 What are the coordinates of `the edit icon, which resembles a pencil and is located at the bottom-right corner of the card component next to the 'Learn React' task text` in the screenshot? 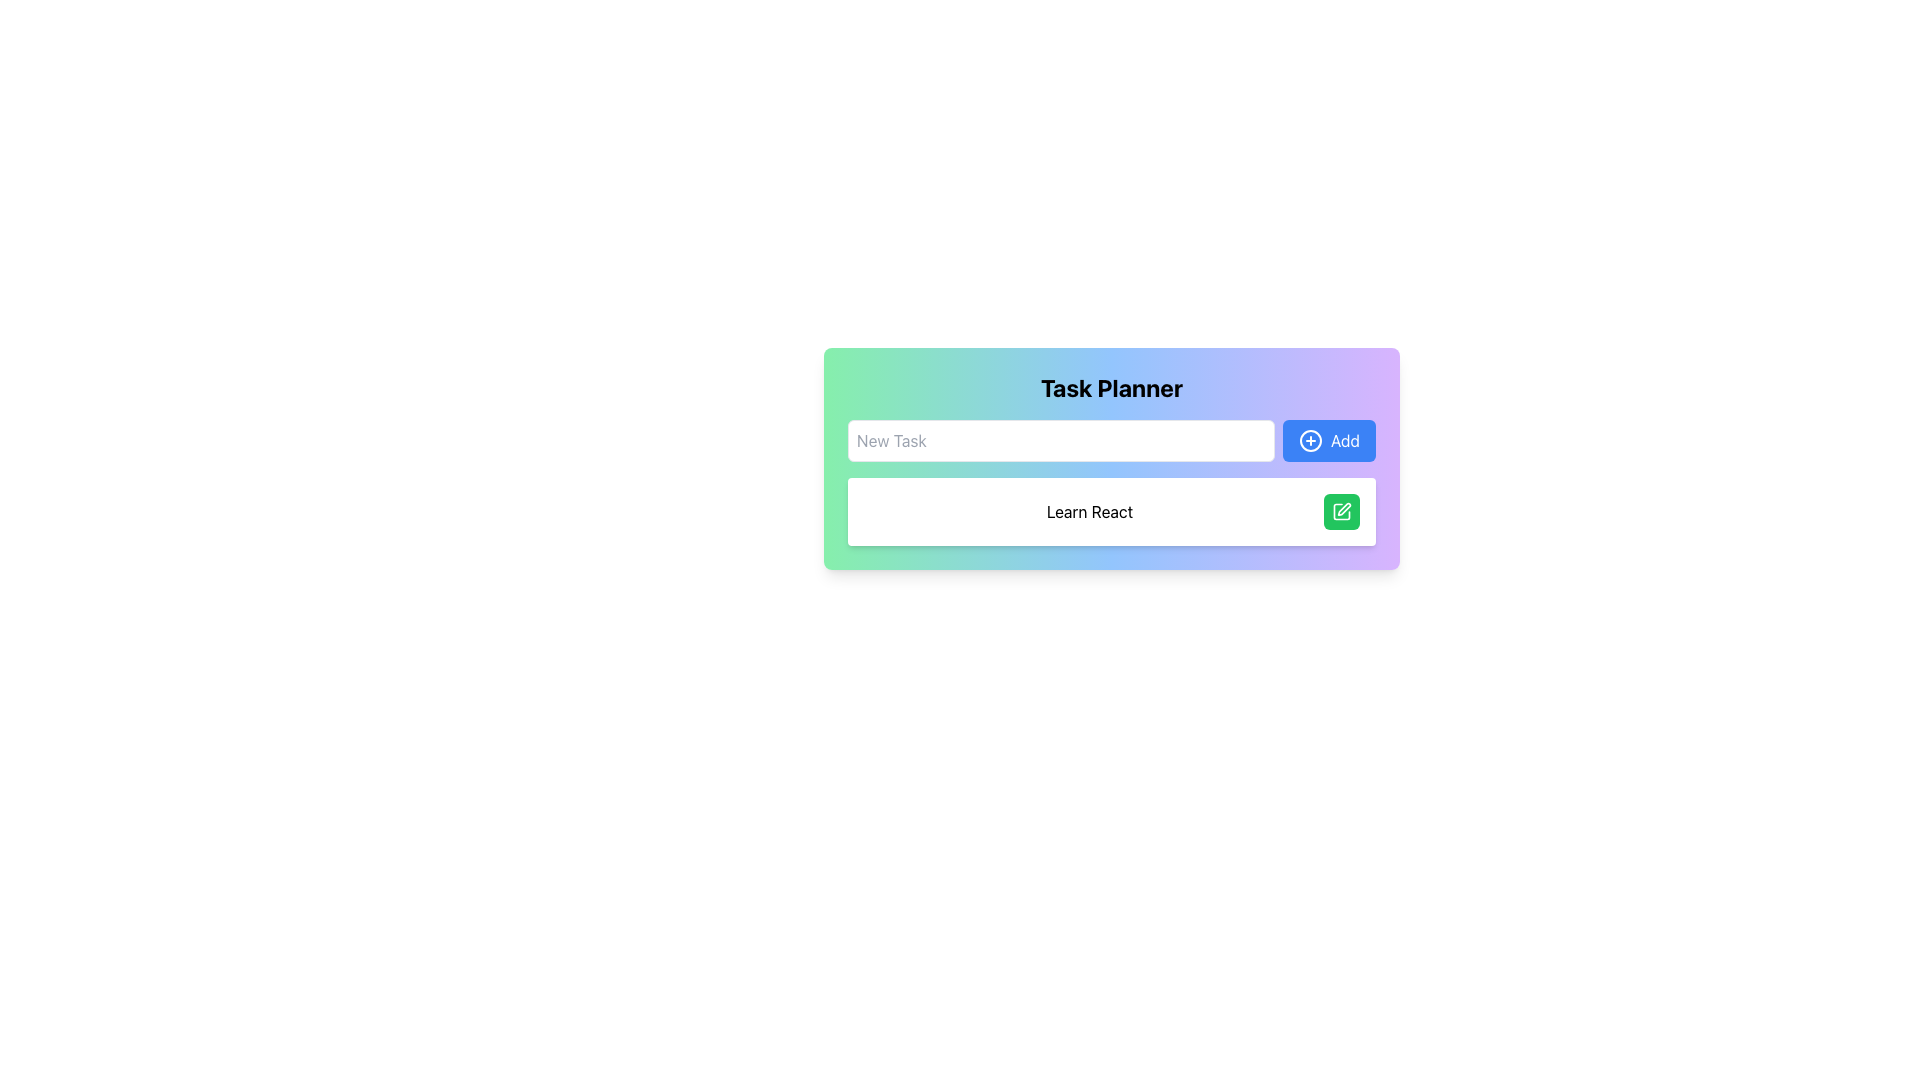 It's located at (1342, 511).